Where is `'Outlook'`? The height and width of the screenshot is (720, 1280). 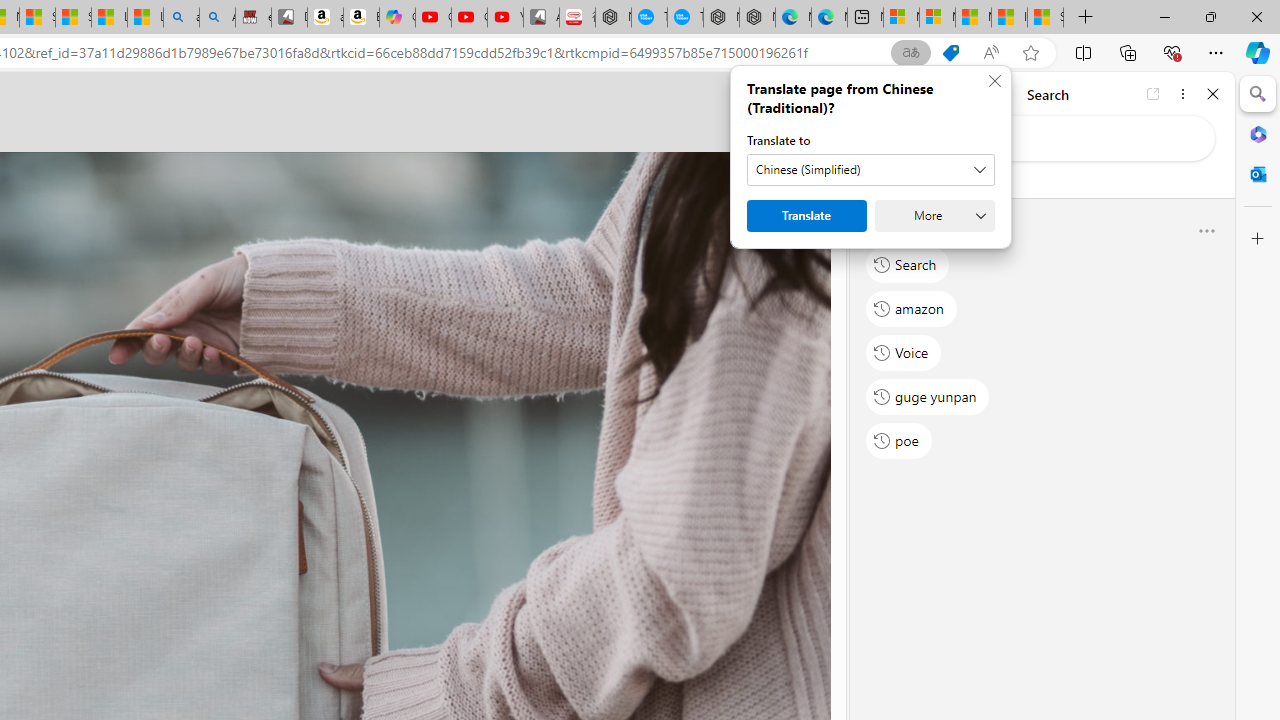
'Outlook' is located at coordinates (1257, 173).